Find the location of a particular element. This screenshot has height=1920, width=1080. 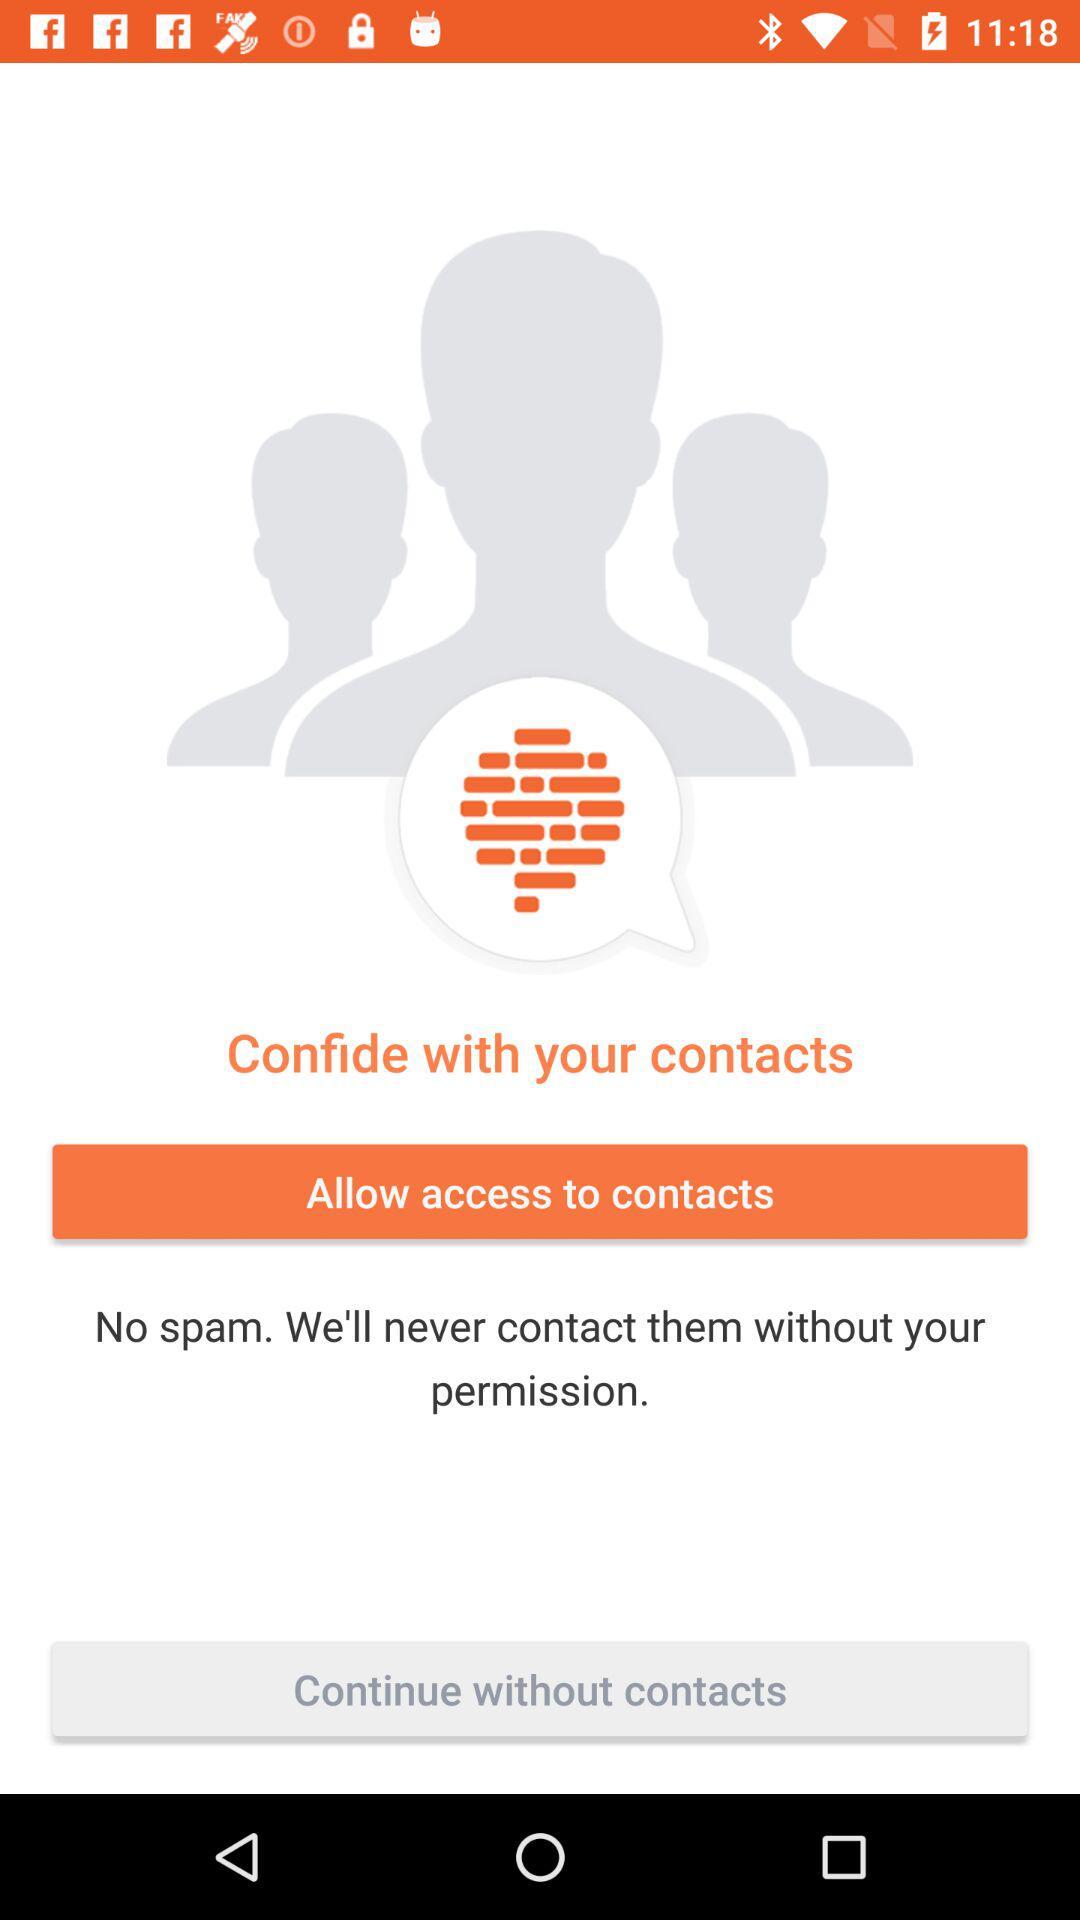

the item below no spam we item is located at coordinates (540, 1688).